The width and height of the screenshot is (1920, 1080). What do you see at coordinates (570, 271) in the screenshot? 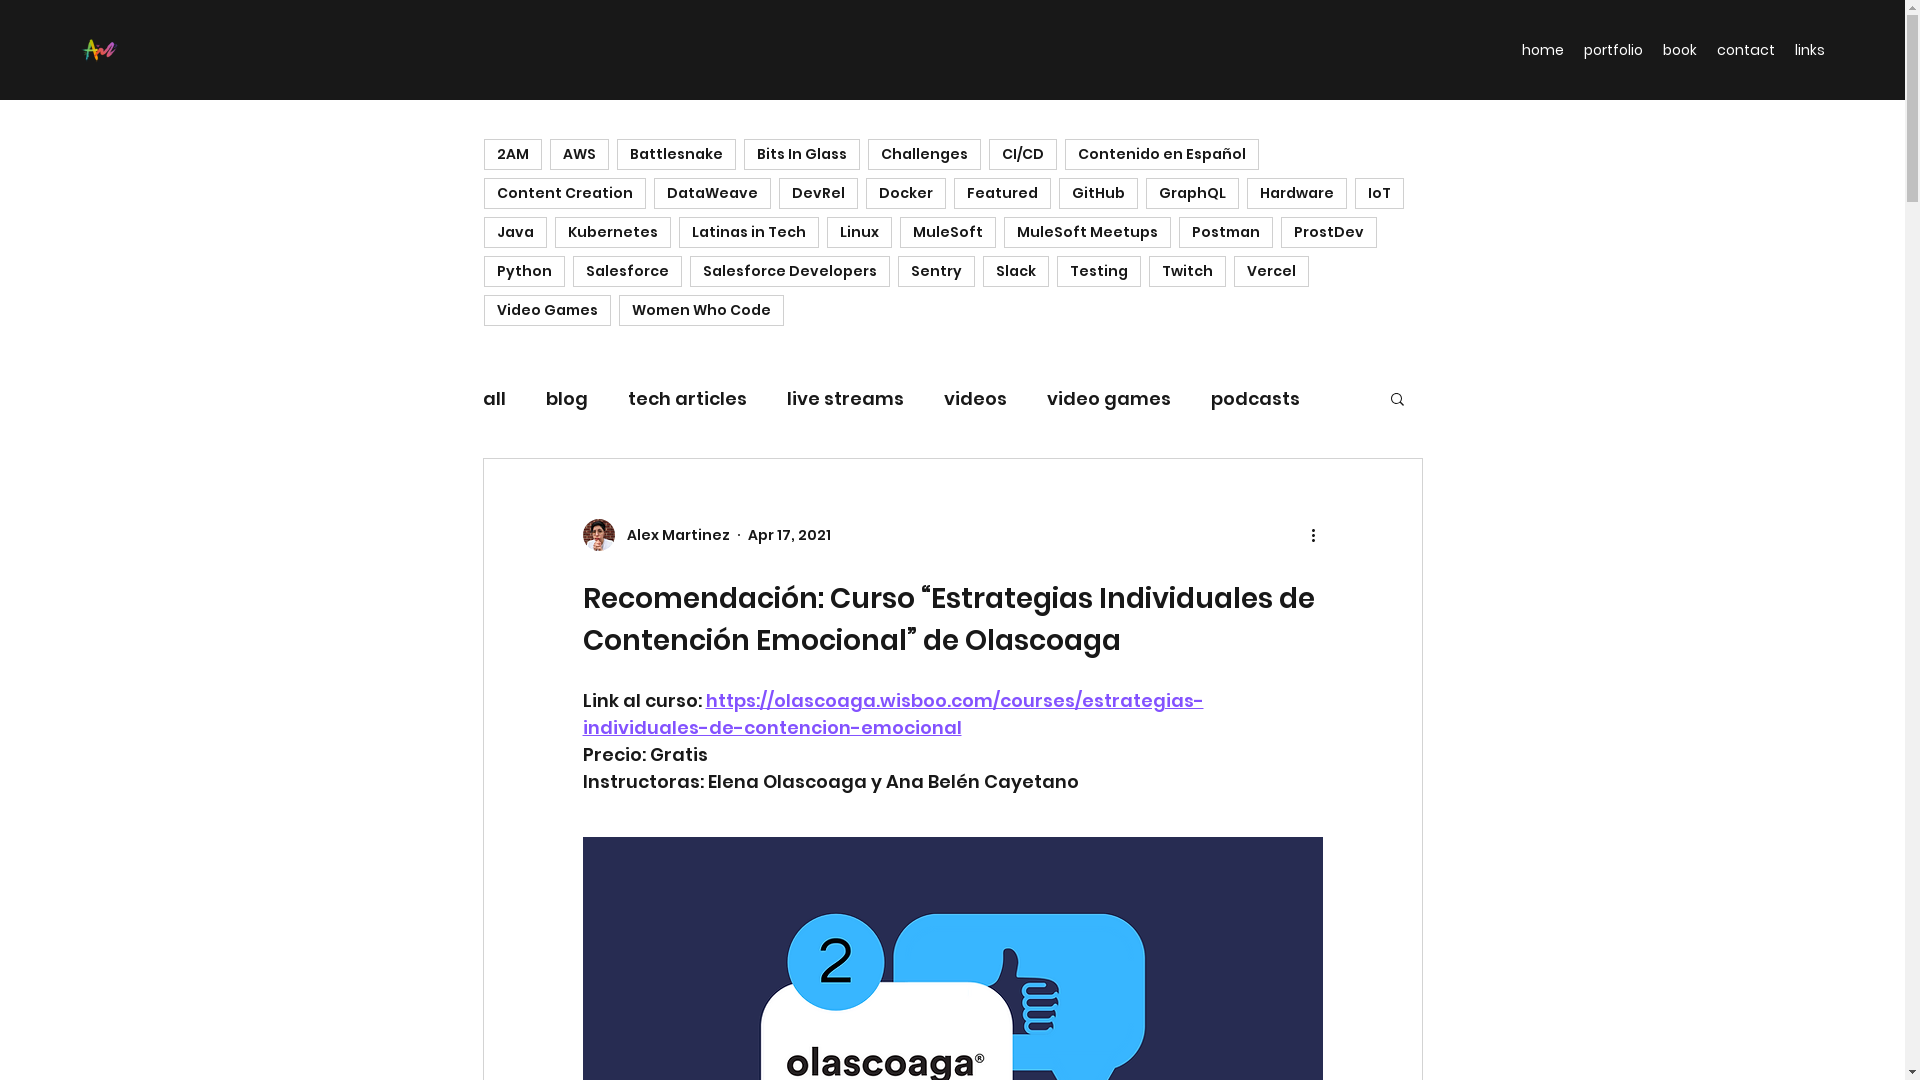
I see `'Salesforce'` at bounding box center [570, 271].